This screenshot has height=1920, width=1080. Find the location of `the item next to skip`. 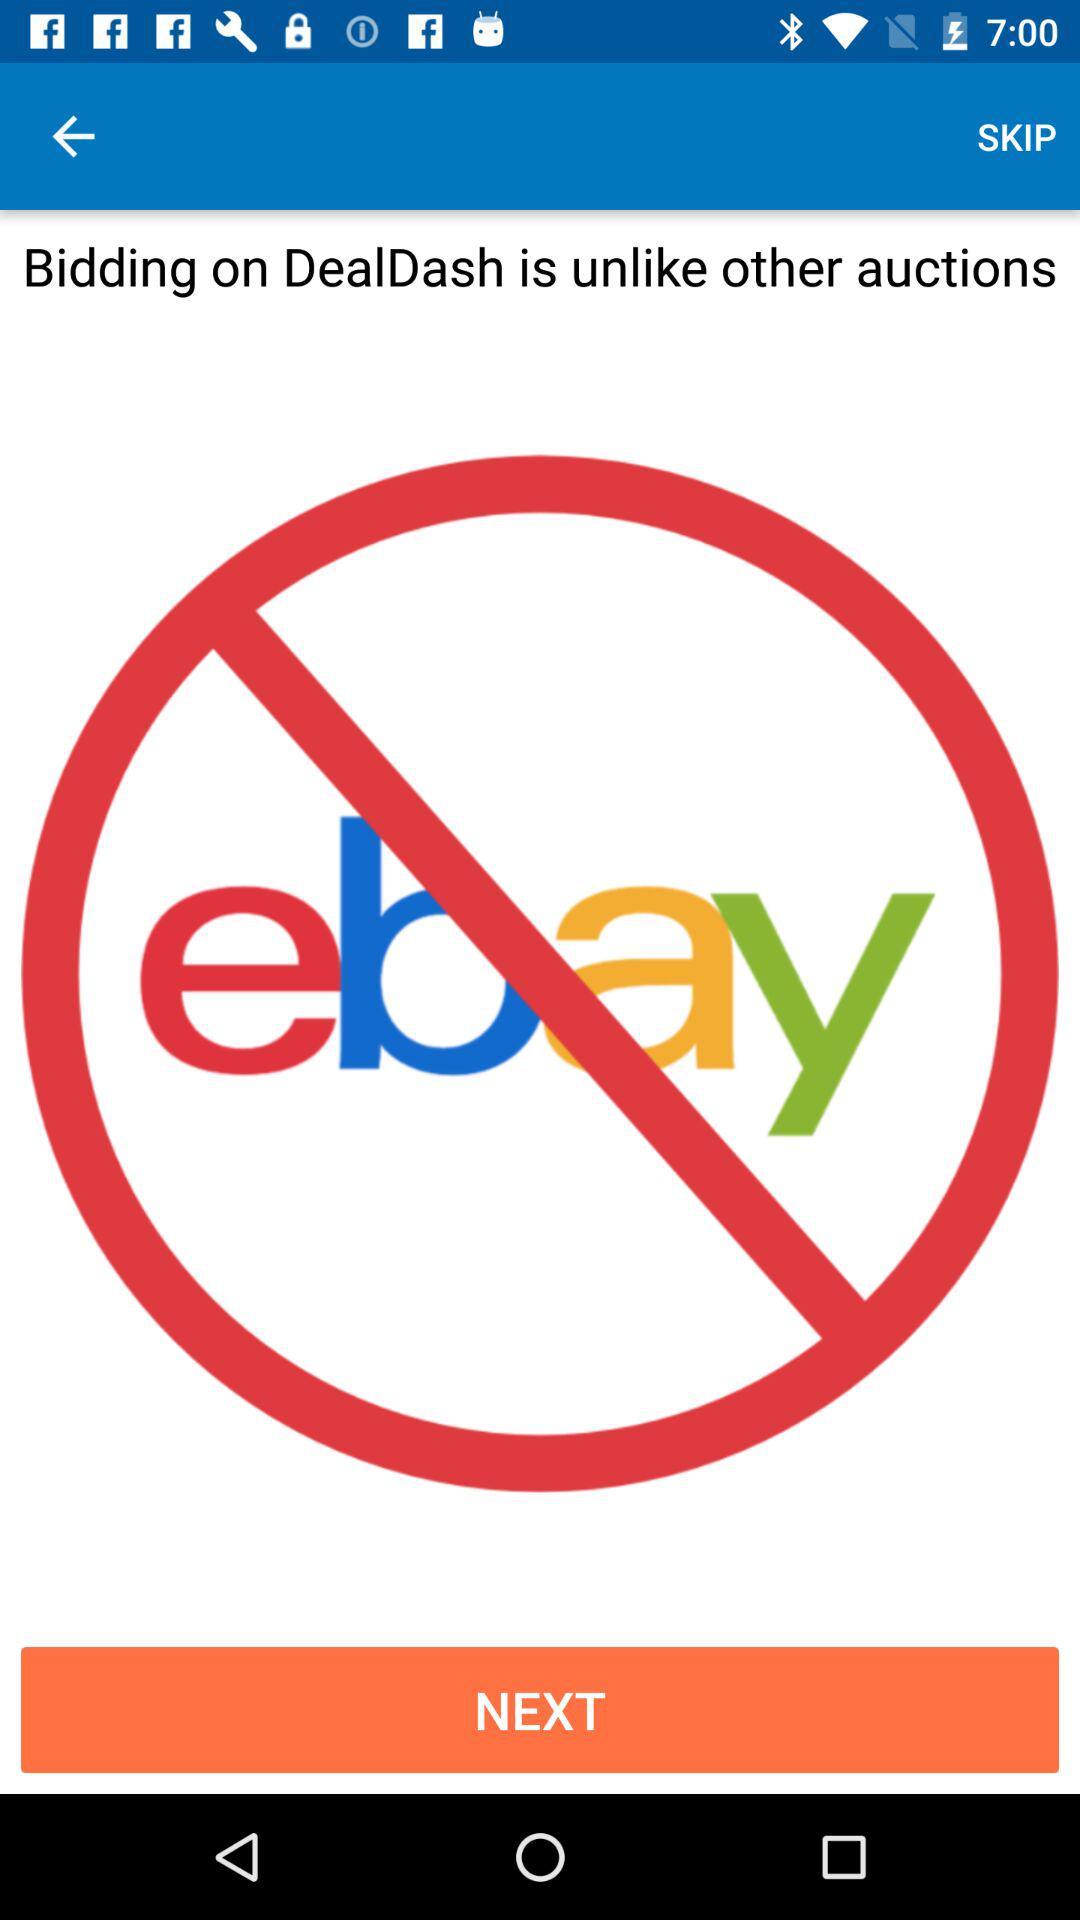

the item next to skip is located at coordinates (72, 135).